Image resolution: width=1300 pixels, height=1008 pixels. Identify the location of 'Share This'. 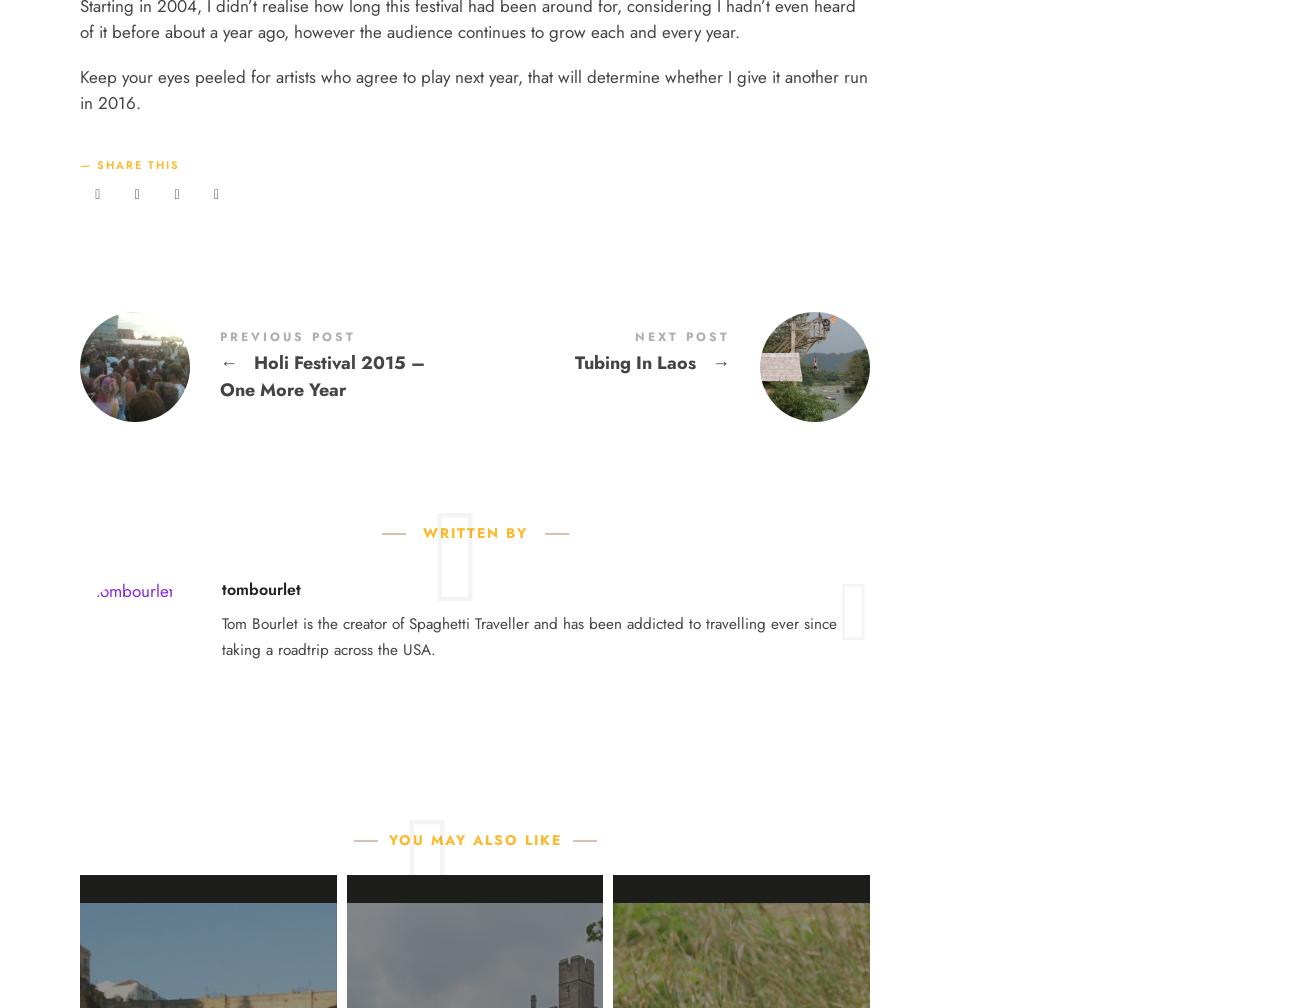
(137, 165).